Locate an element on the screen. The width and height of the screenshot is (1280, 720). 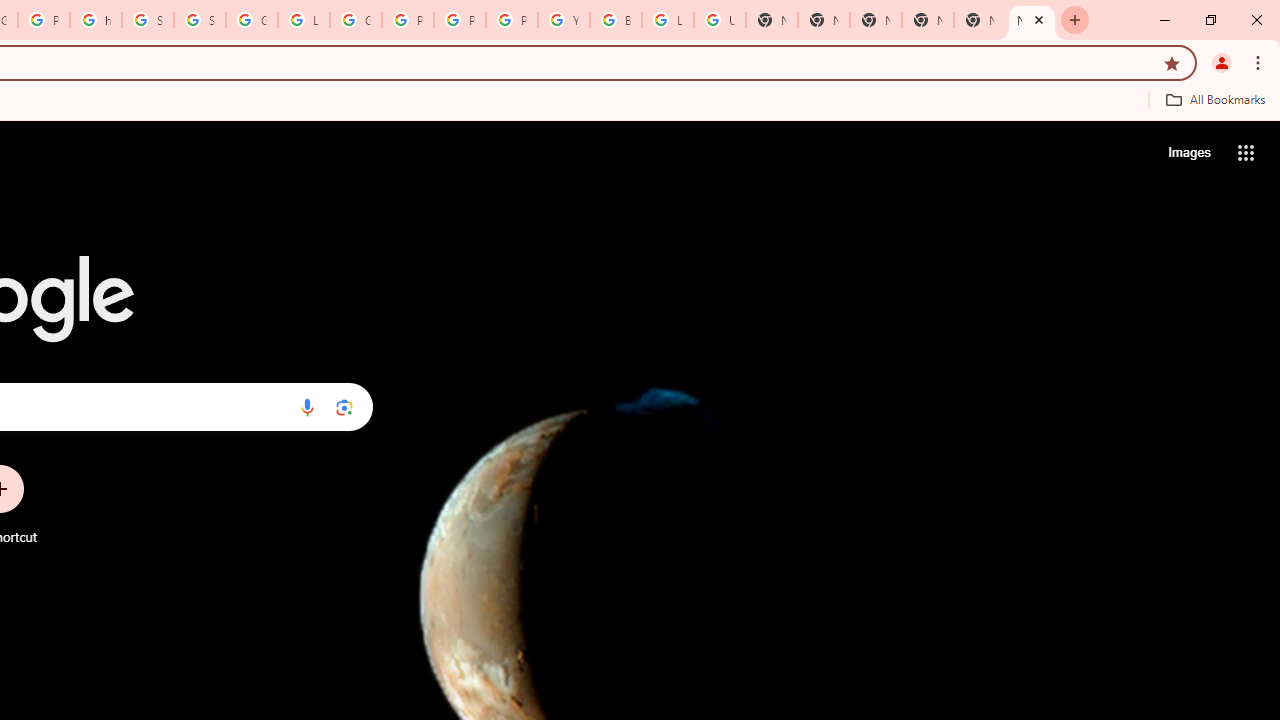
'New Tab' is located at coordinates (979, 20).